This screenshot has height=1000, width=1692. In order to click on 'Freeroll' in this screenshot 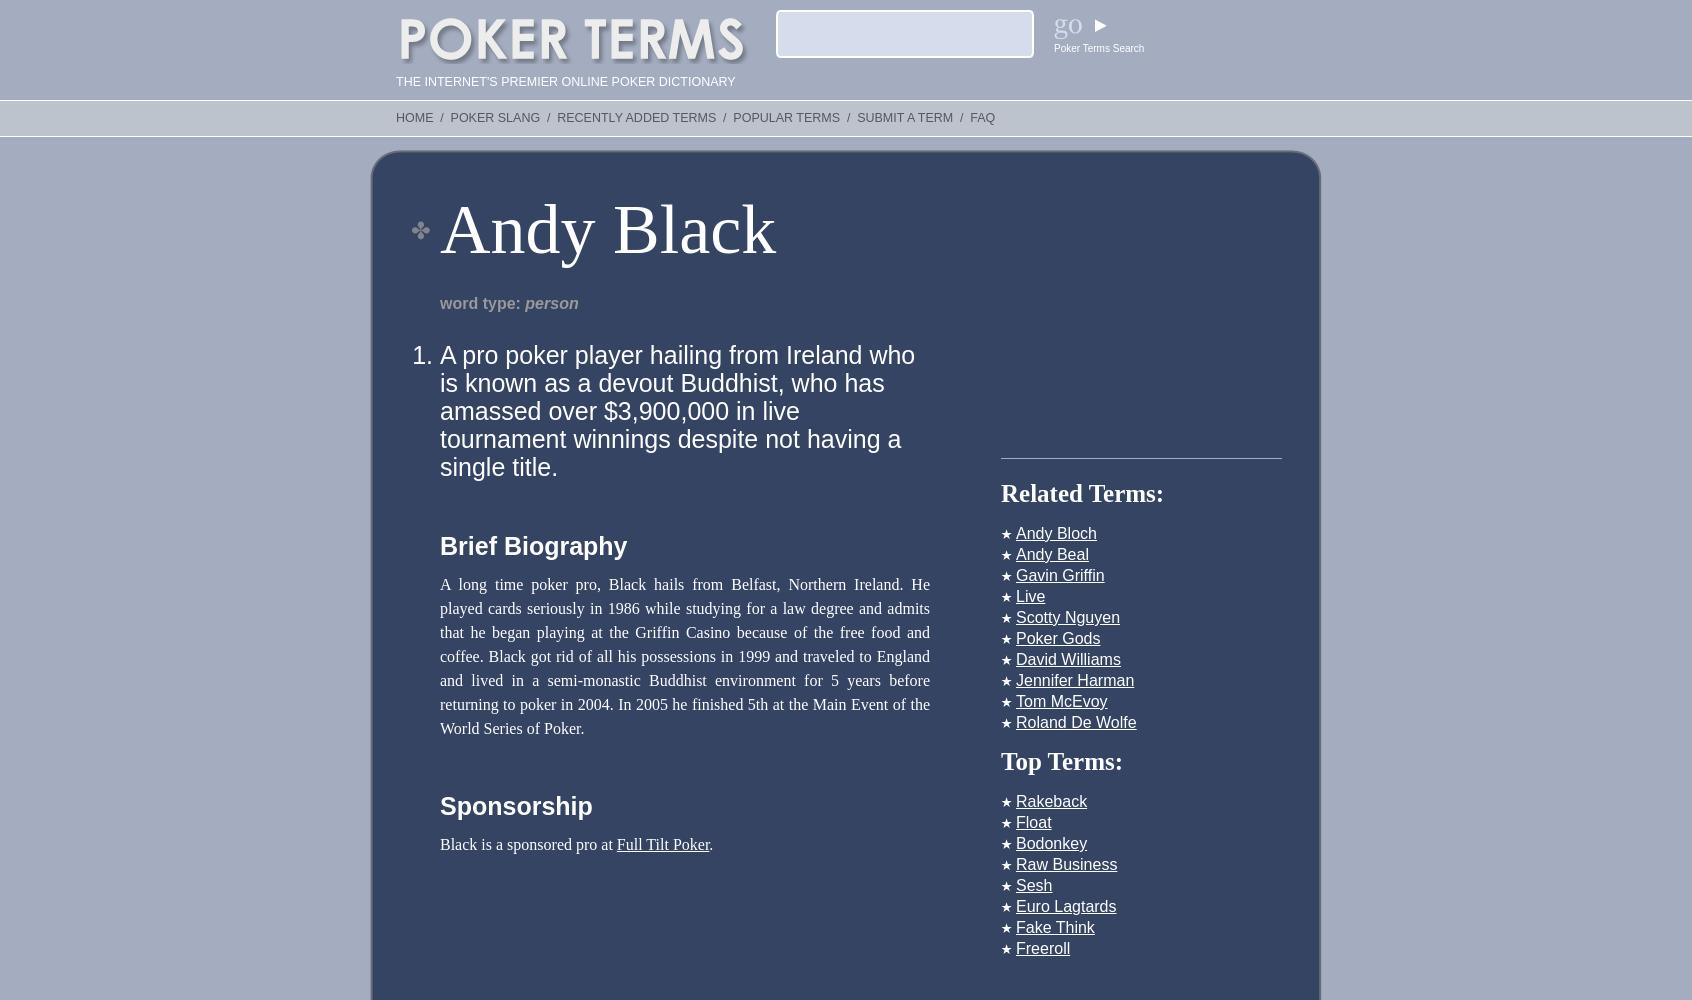, I will do `click(1041, 947)`.